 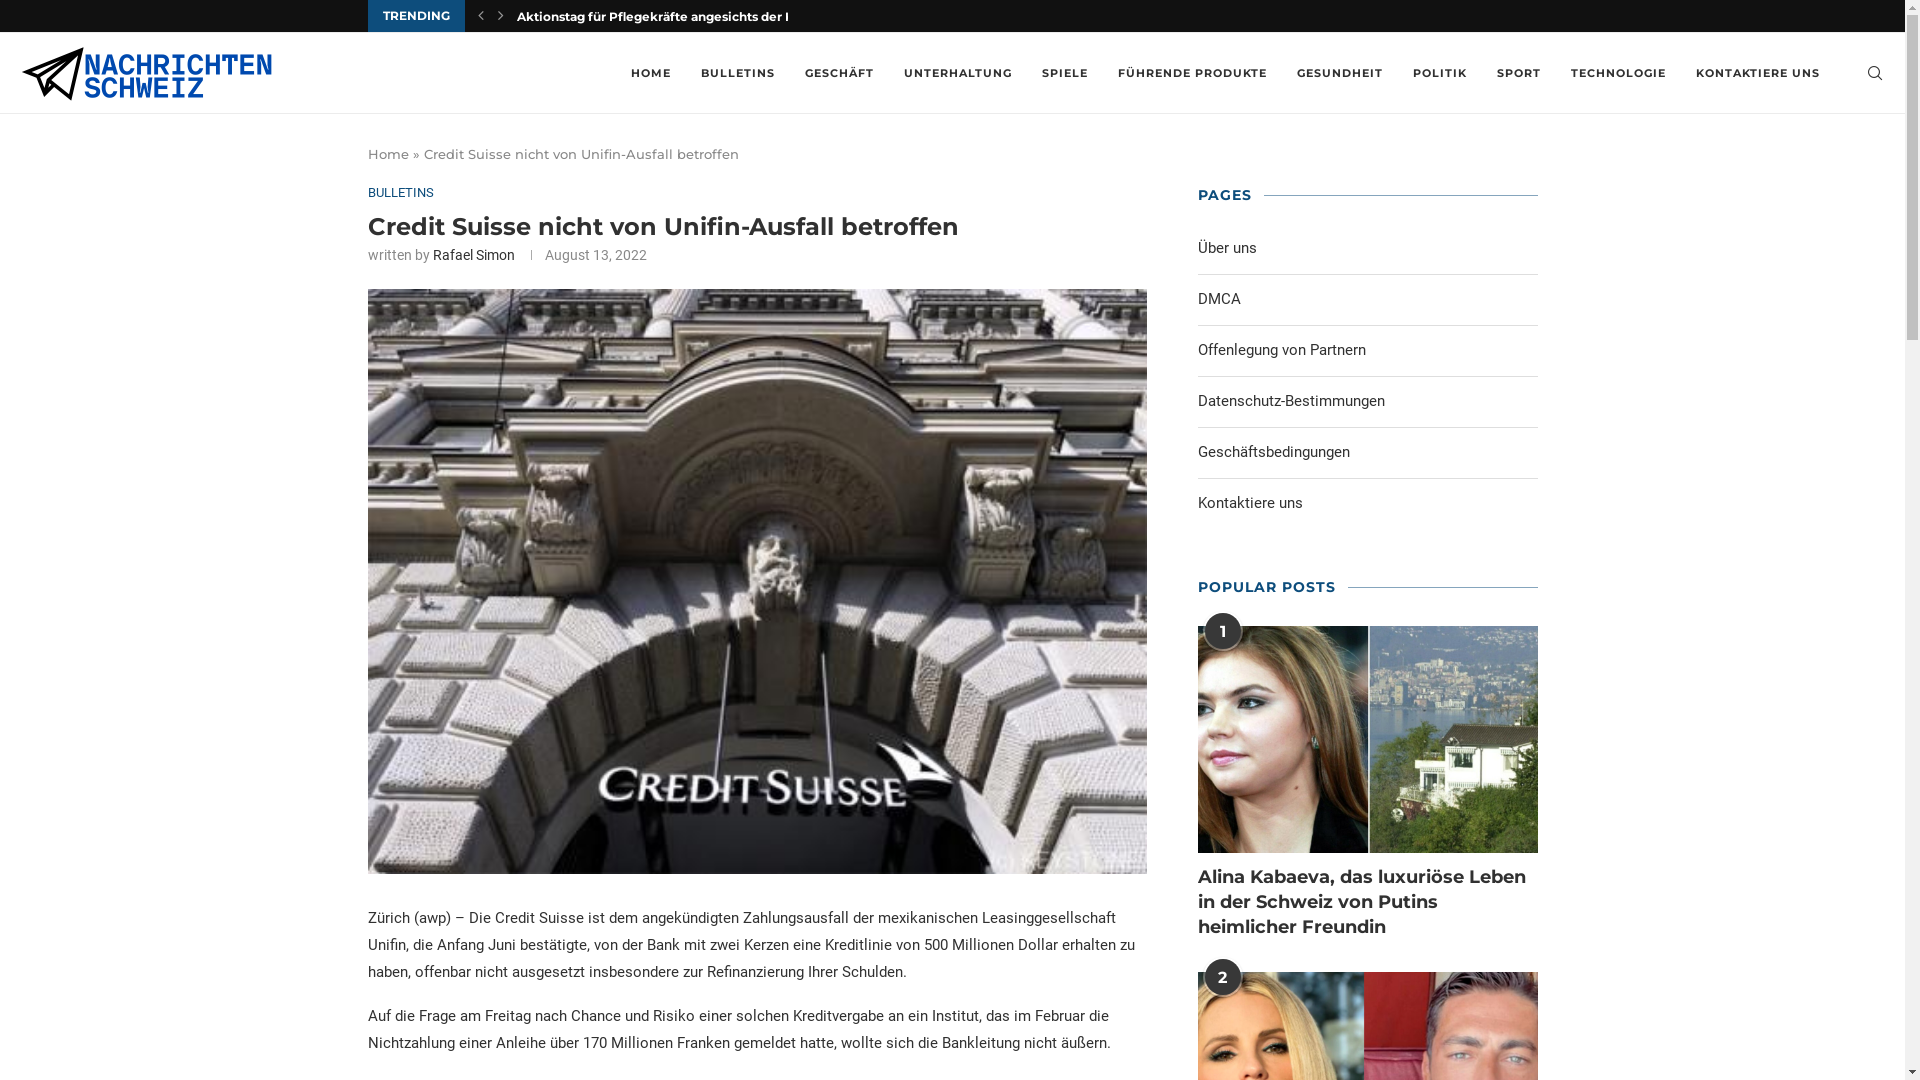 What do you see at coordinates (1518, 72) in the screenshot?
I see `'SPORT'` at bounding box center [1518, 72].